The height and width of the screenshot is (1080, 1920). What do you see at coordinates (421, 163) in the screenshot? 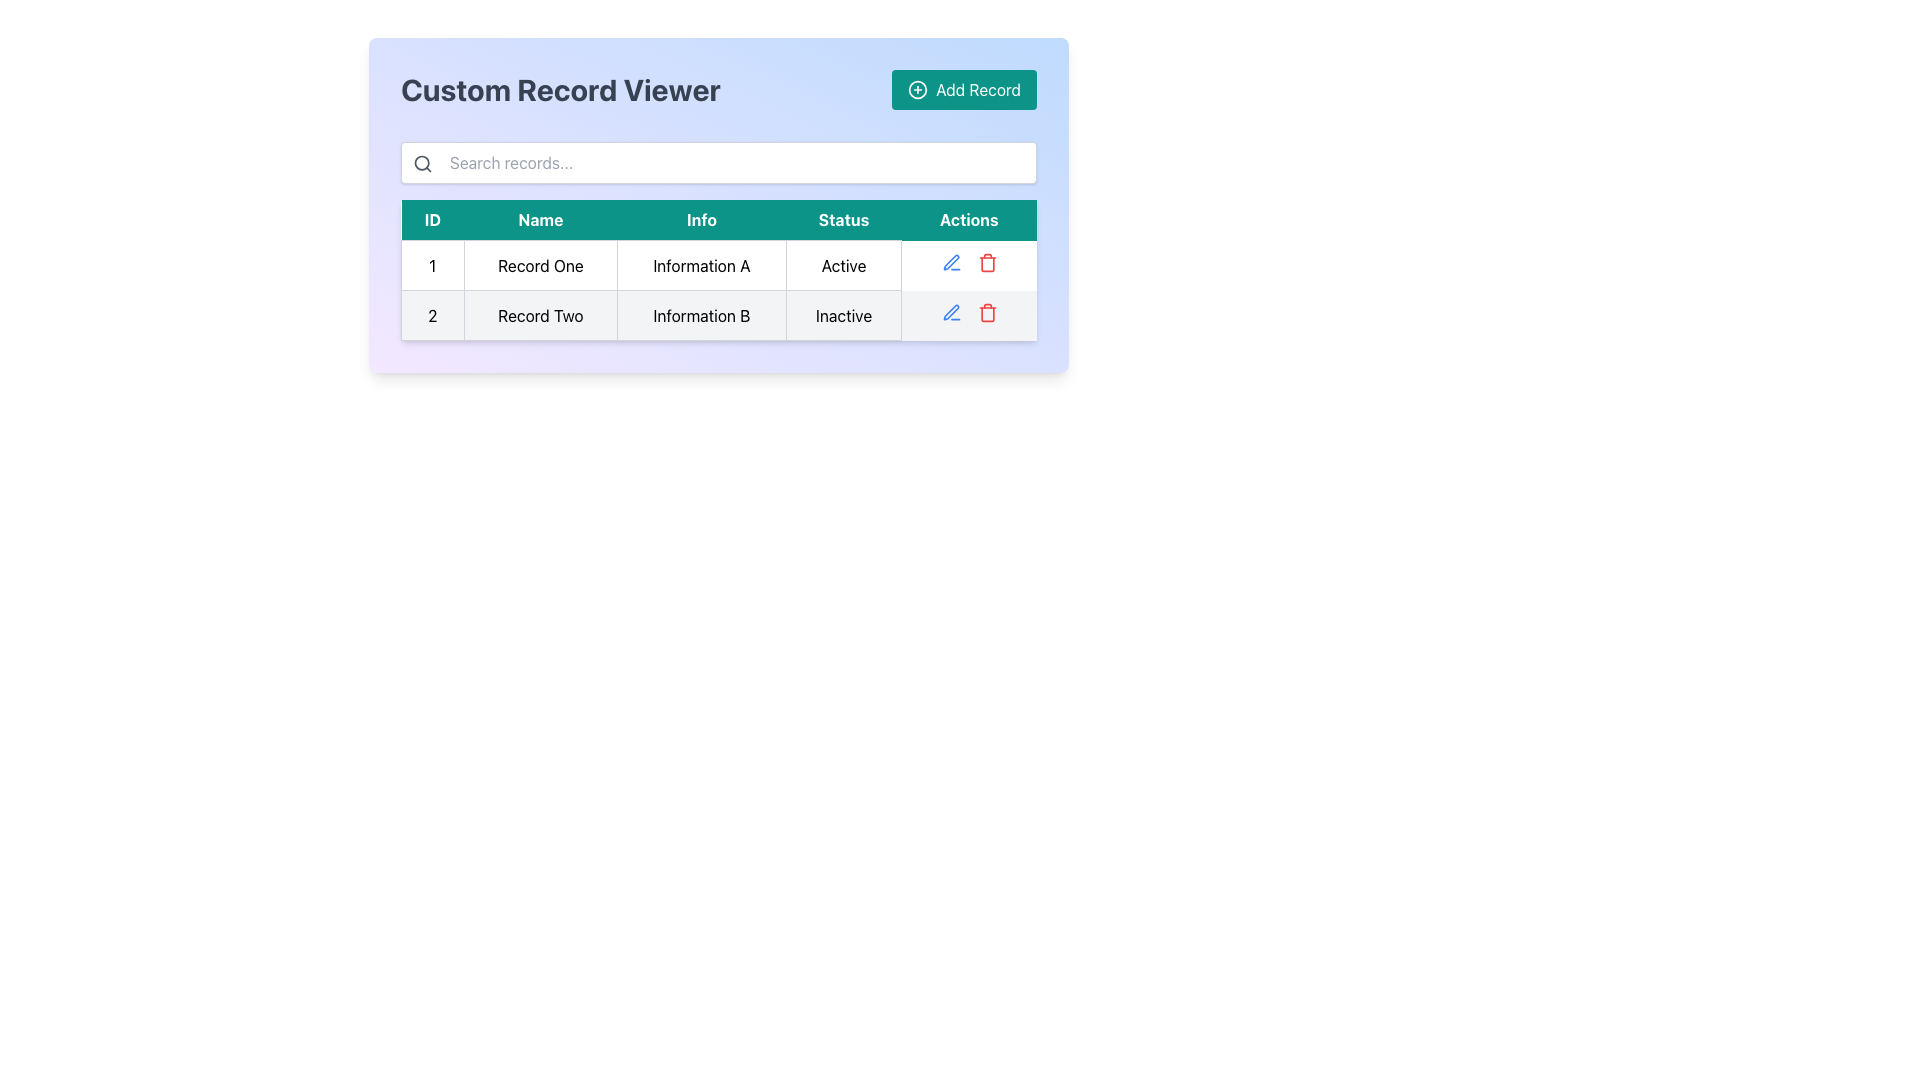
I see `the SVG icon resembling a magnifying glass, which represents the search functionality, located near the left side of the search bar input field` at bounding box center [421, 163].